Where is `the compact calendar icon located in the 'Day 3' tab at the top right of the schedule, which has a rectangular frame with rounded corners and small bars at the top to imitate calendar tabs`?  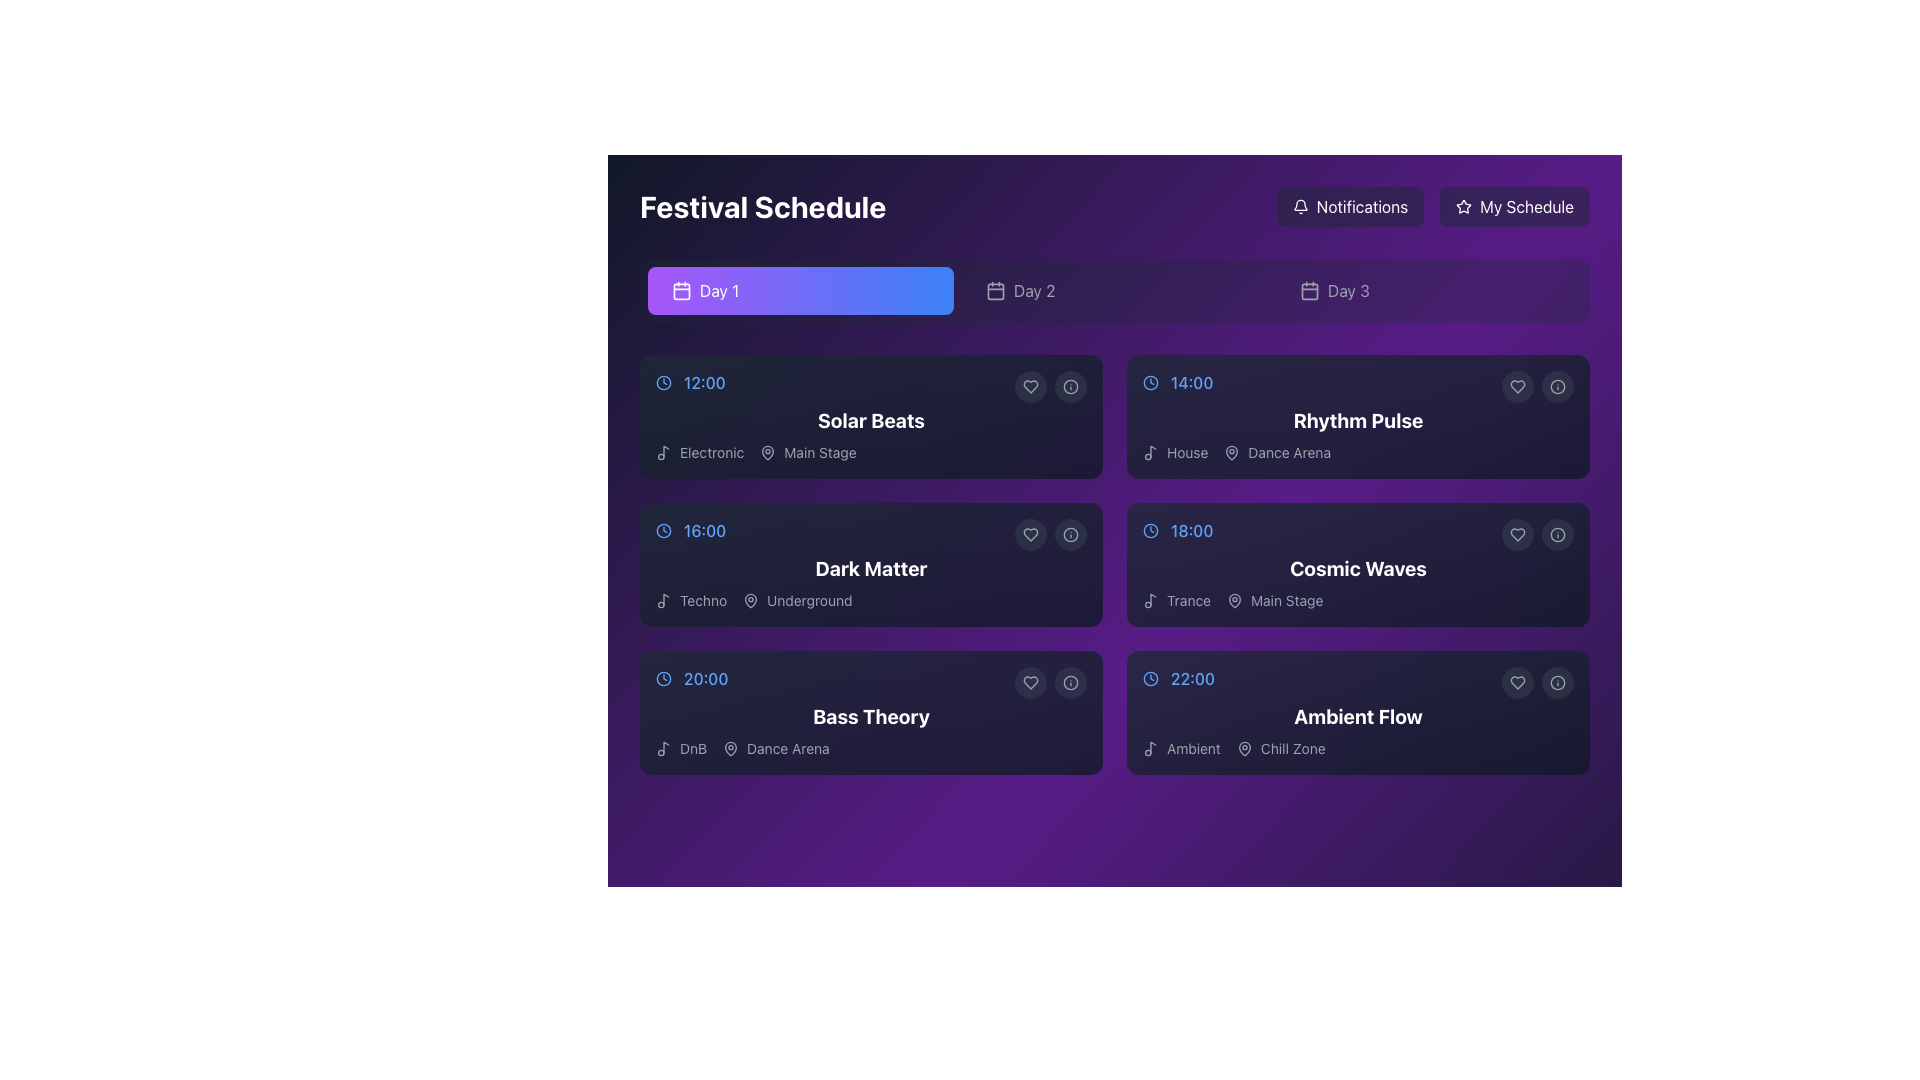
the compact calendar icon located in the 'Day 3' tab at the top right of the schedule, which has a rectangular frame with rounded corners and small bars at the top to imitate calendar tabs is located at coordinates (1310, 290).